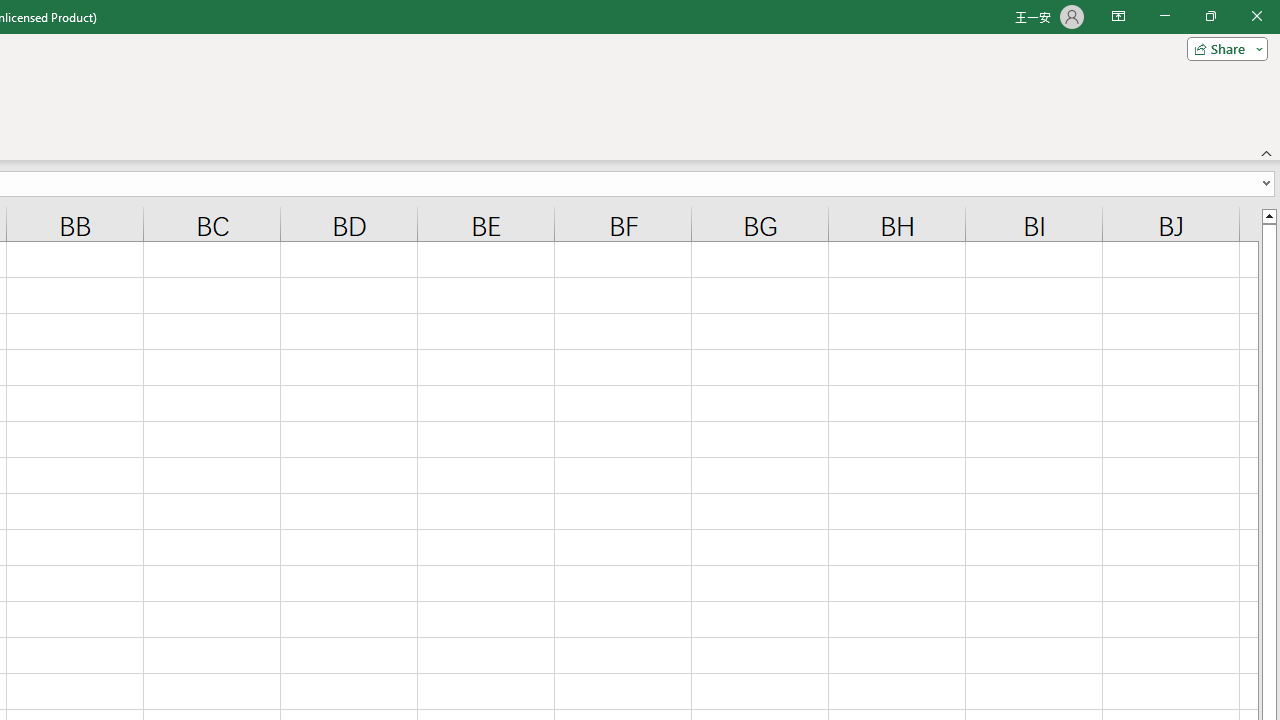  Describe the element at coordinates (1255, 16) in the screenshot. I see `'Close'` at that location.